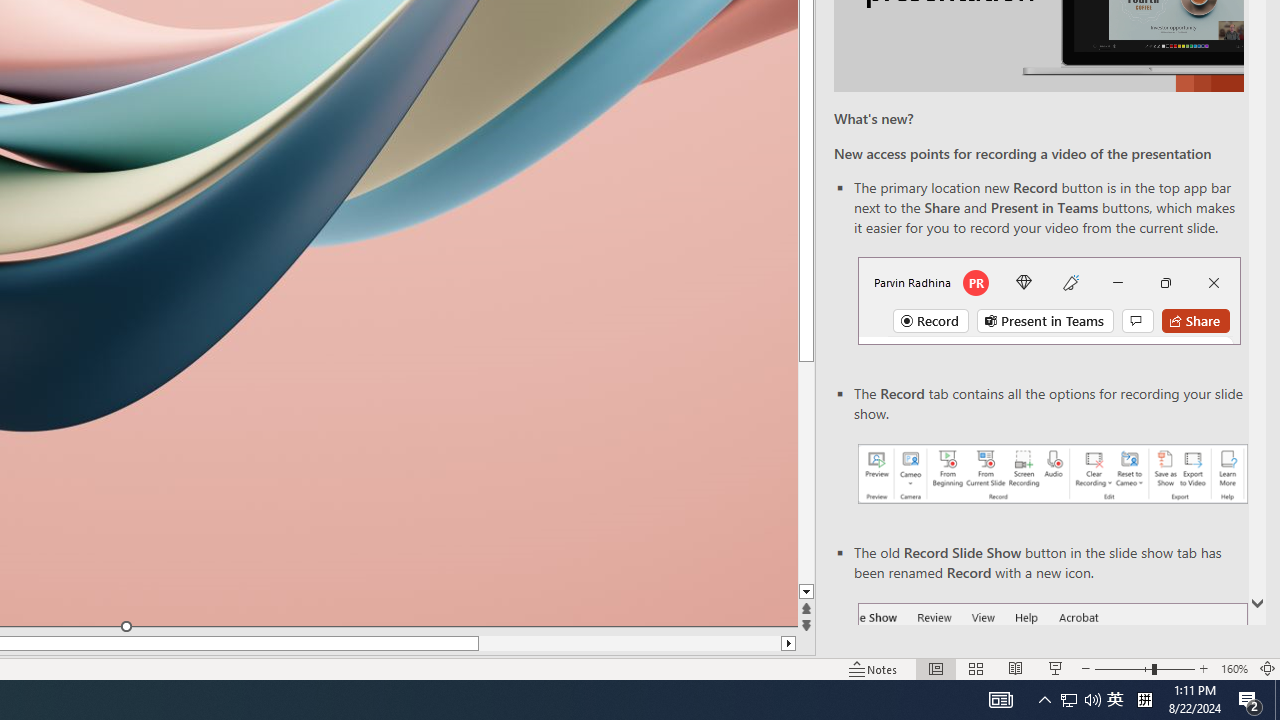 This screenshot has height=720, width=1280. Describe the element at coordinates (1144, 669) in the screenshot. I see `'Zoom'` at that location.